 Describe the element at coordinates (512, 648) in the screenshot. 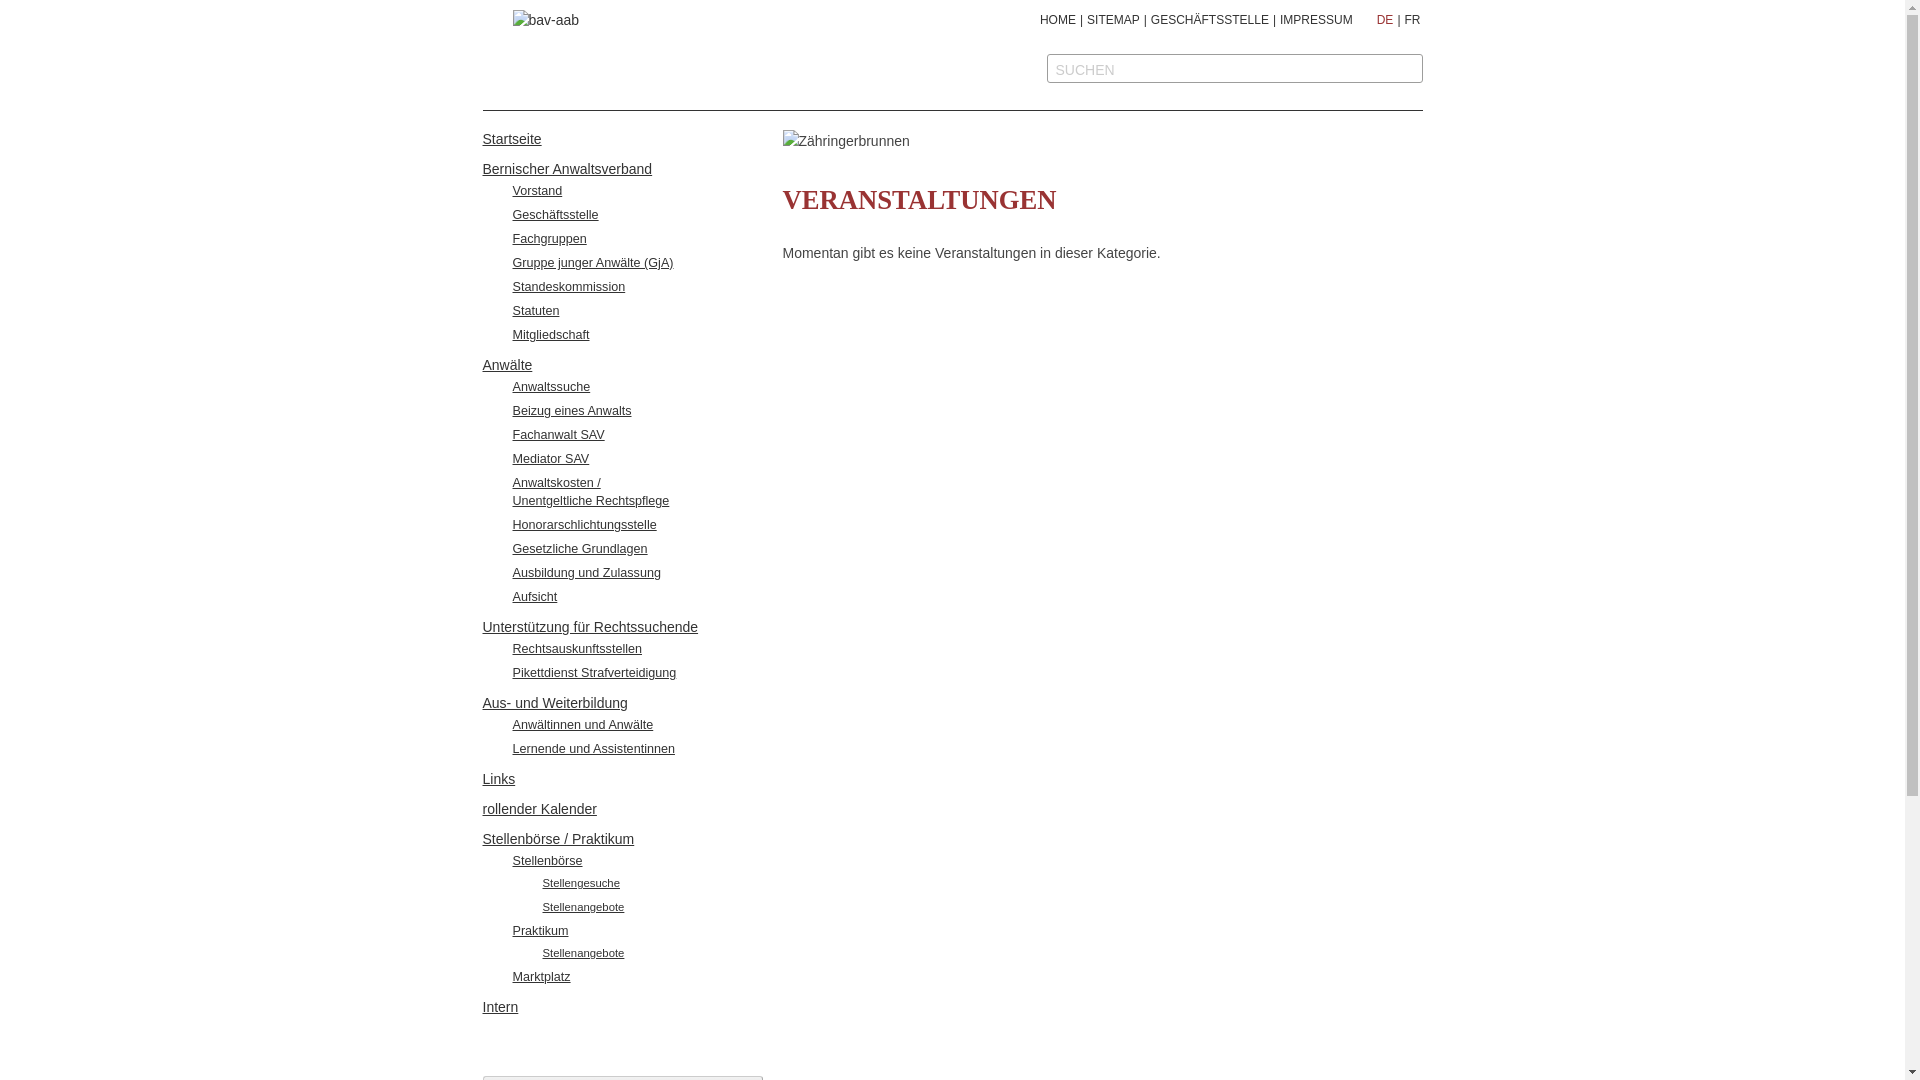

I see `'Rechtsauskunftsstellen'` at that location.